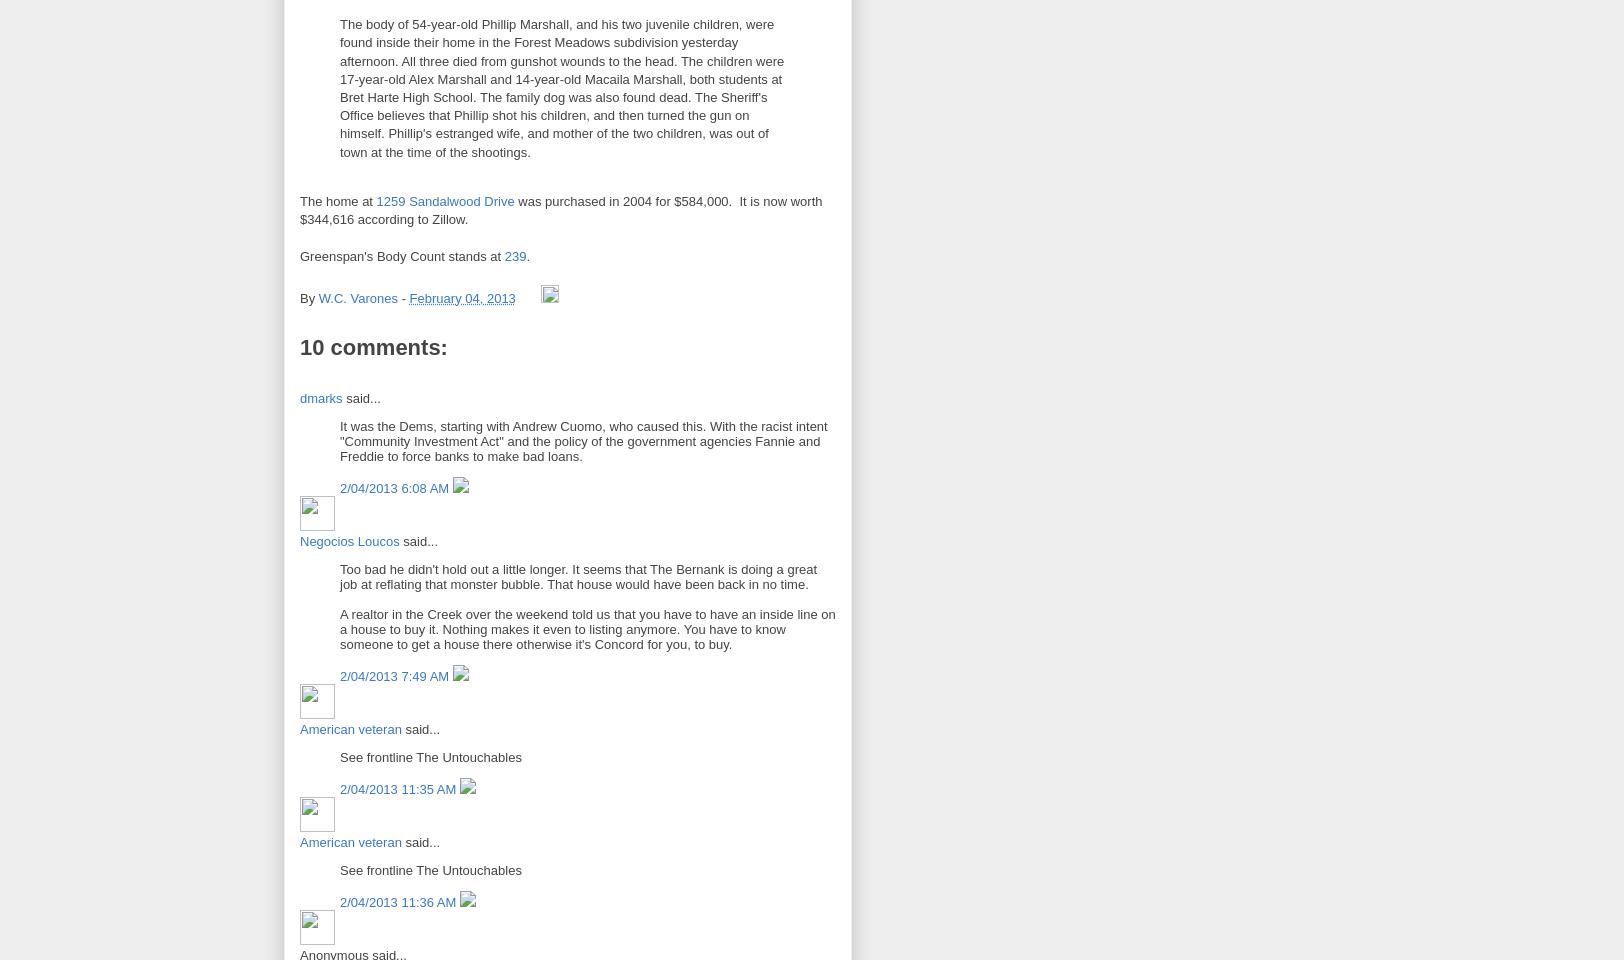  I want to click on '-', so click(405, 297).